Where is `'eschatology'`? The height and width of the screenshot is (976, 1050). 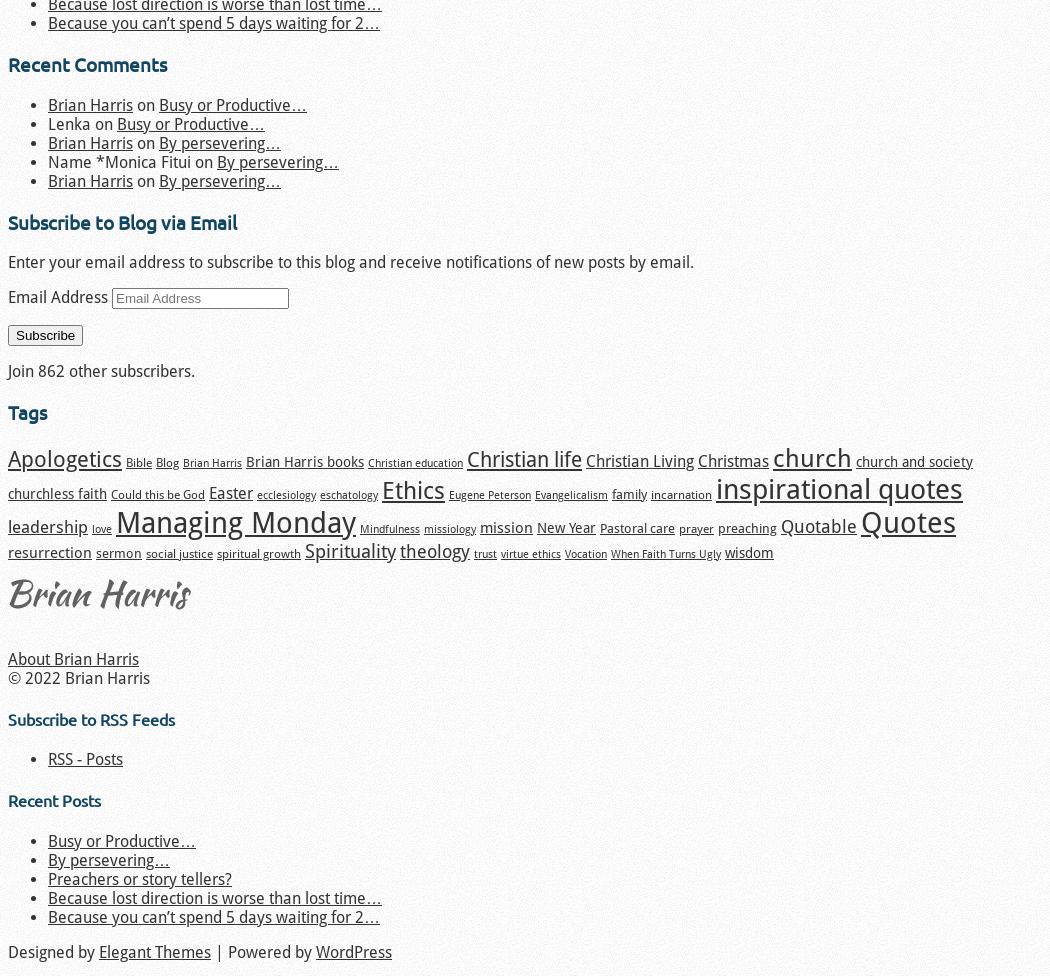 'eschatology' is located at coordinates (348, 493).